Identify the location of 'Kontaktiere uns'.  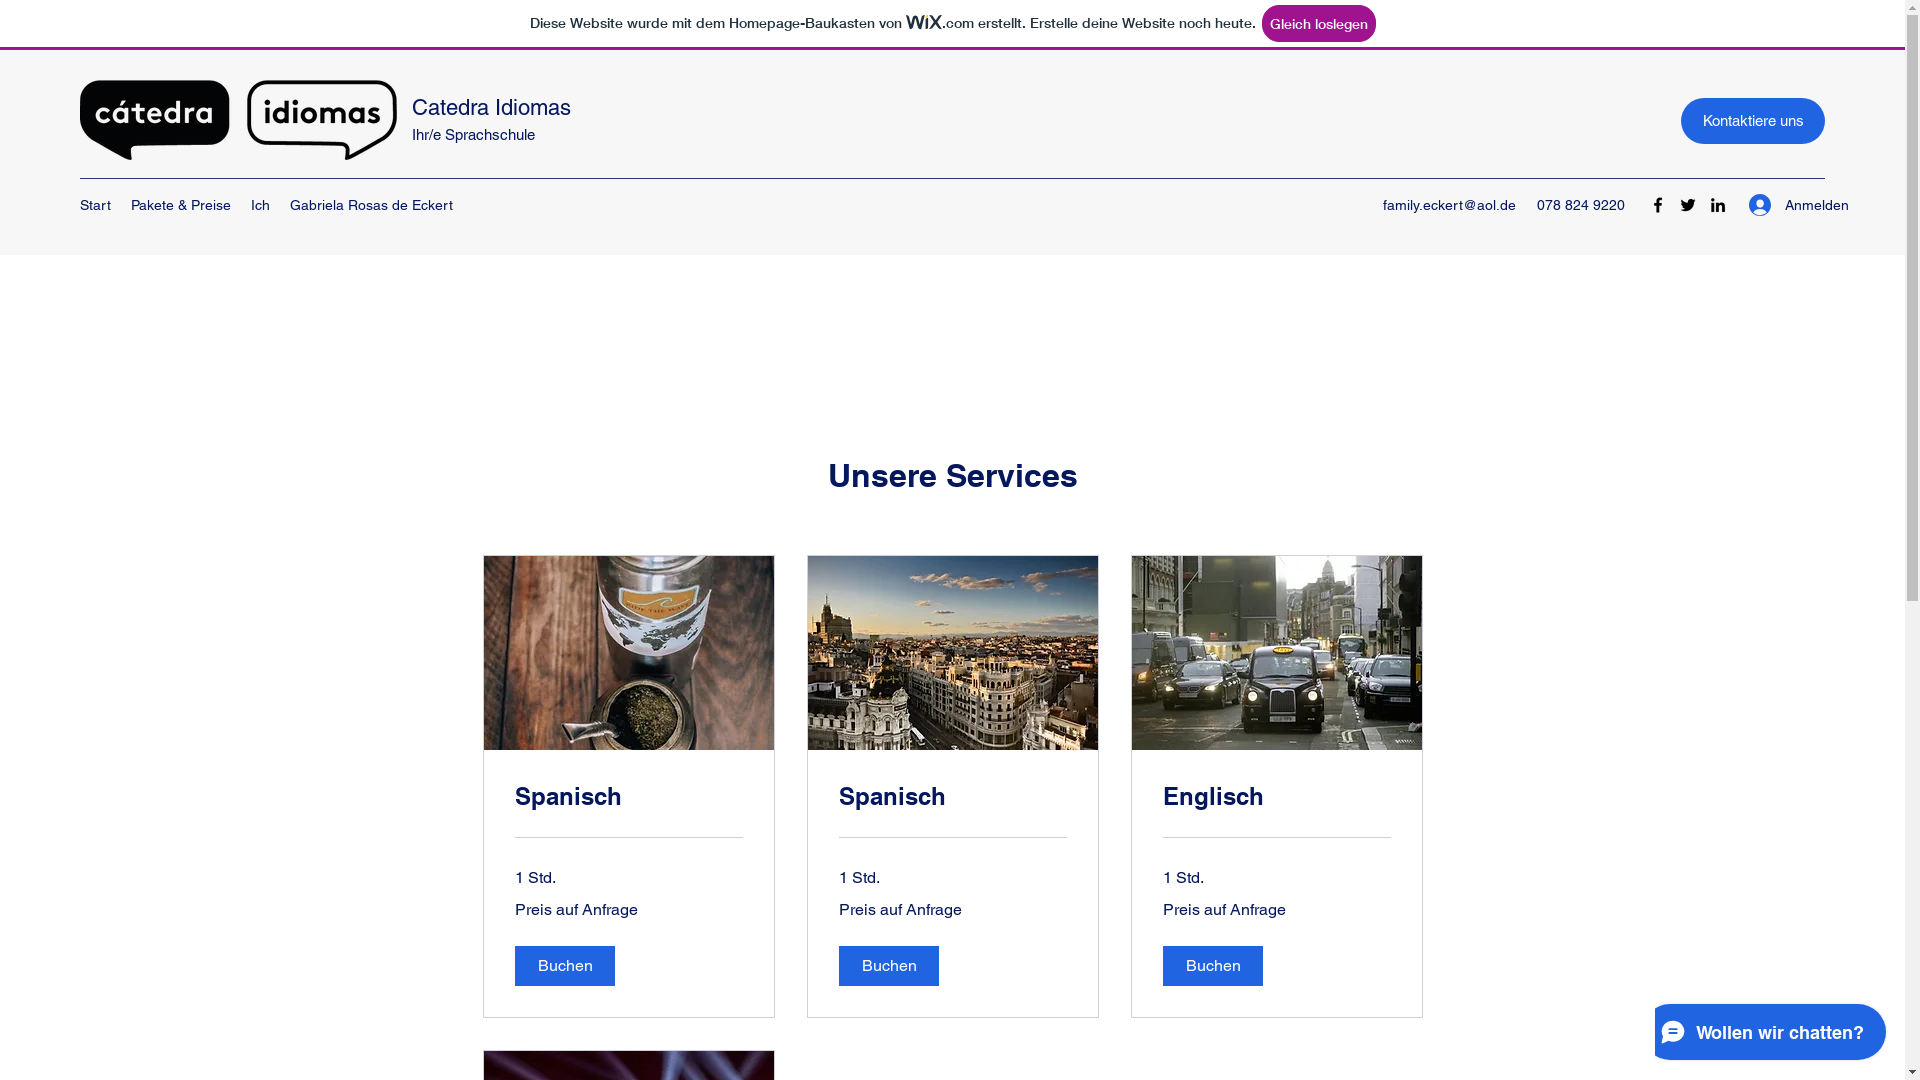
(1680, 120).